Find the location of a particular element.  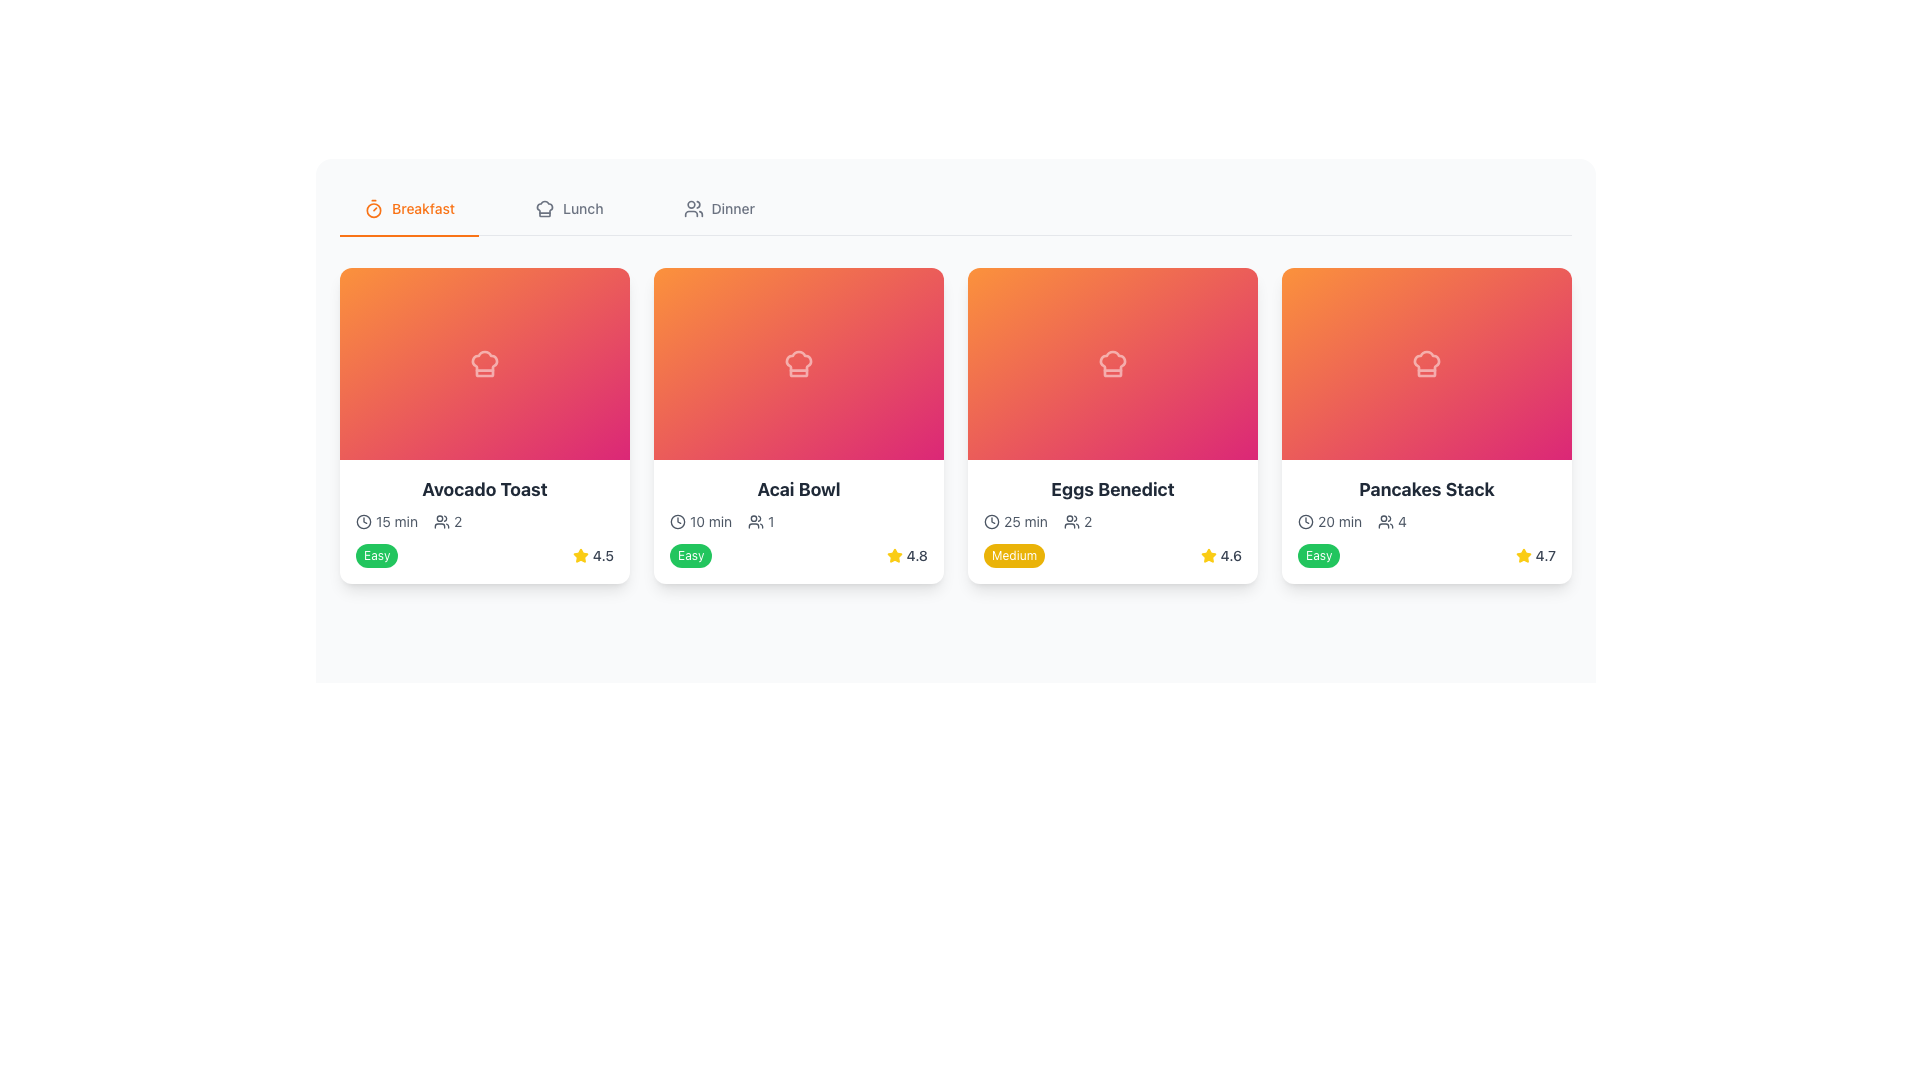

the informational label displaying the estimated preparation time ('20 min') and the number of servings ('4') located in the fourth card under the 'Breakfast' section, beneath the title 'Pancakes Stack' is located at coordinates (1425, 520).